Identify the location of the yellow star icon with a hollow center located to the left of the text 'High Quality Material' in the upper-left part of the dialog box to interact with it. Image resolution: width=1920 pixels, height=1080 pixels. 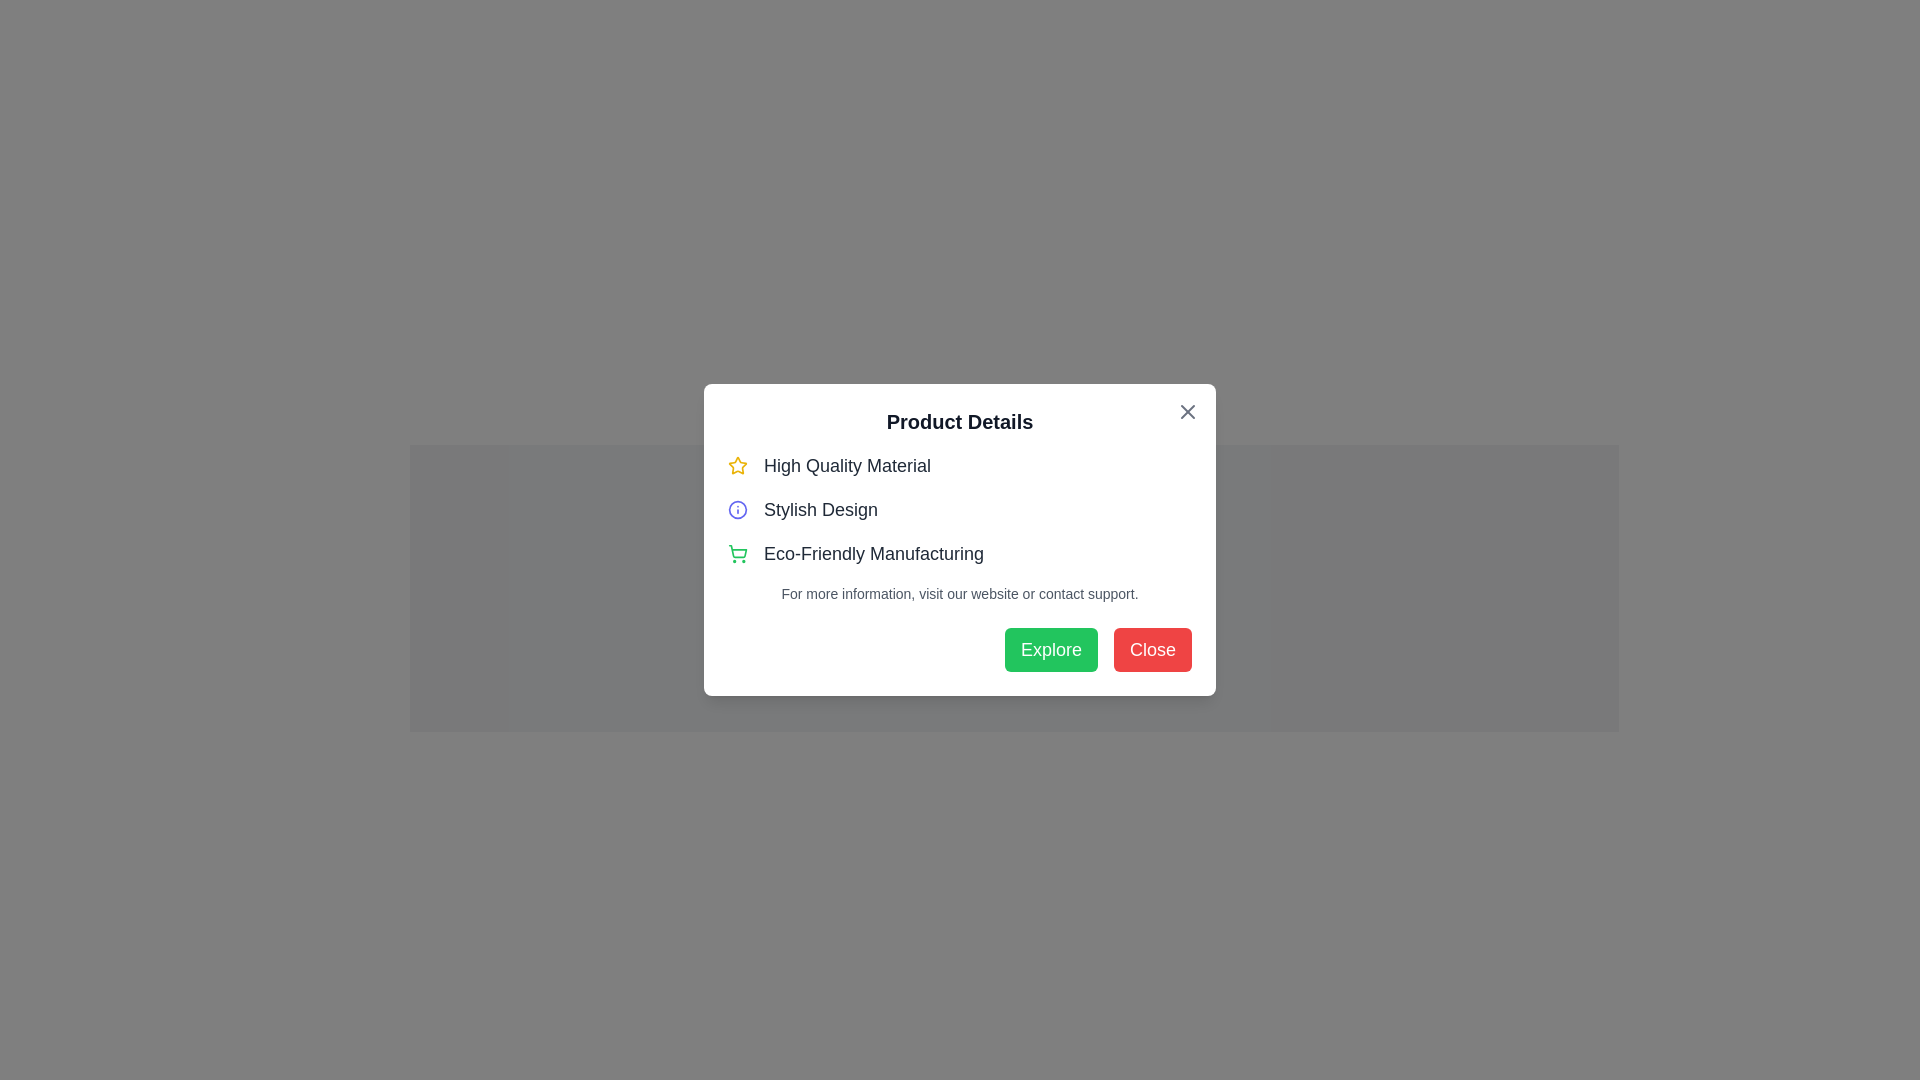
(737, 465).